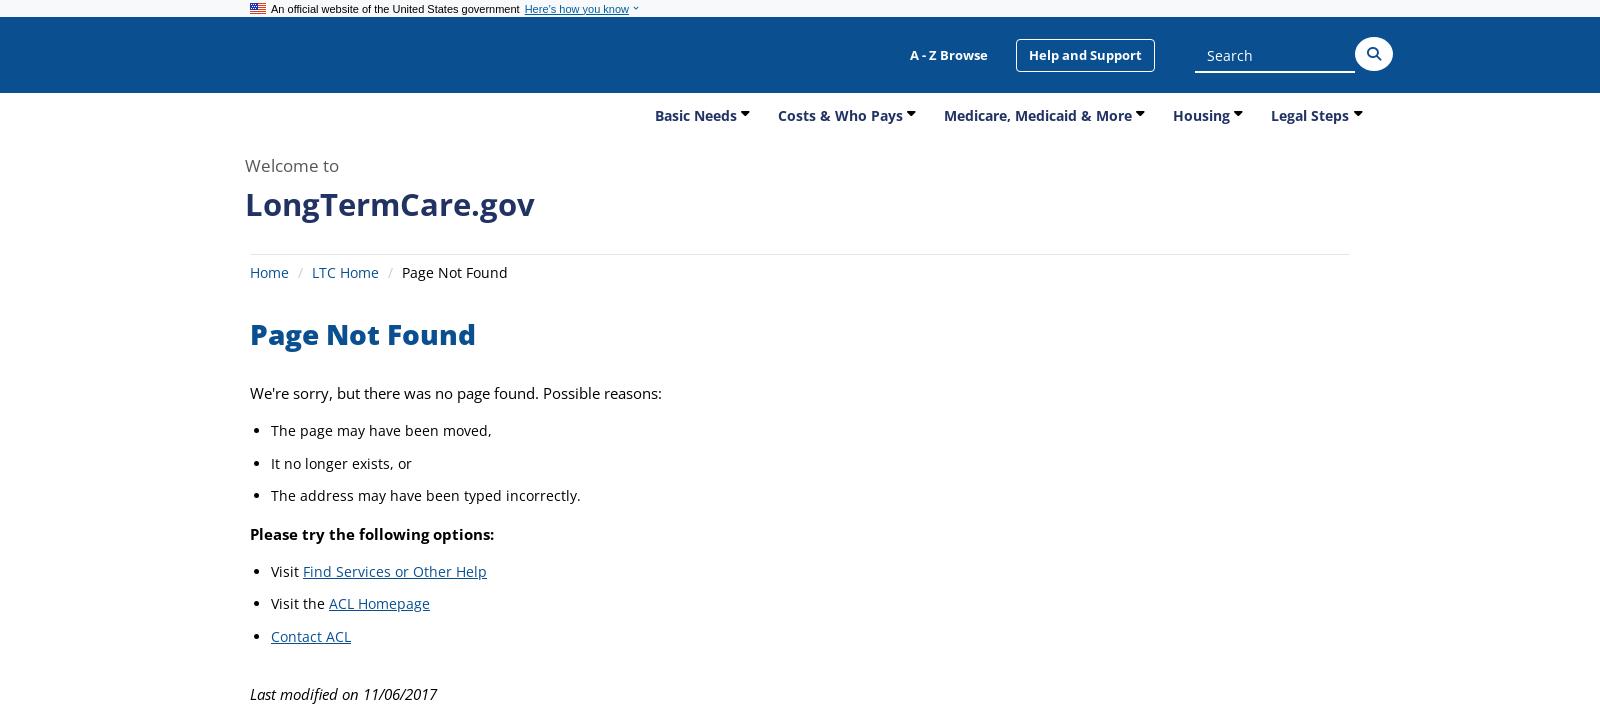  I want to click on 'Last modified on 11/06/2017', so click(343, 693).